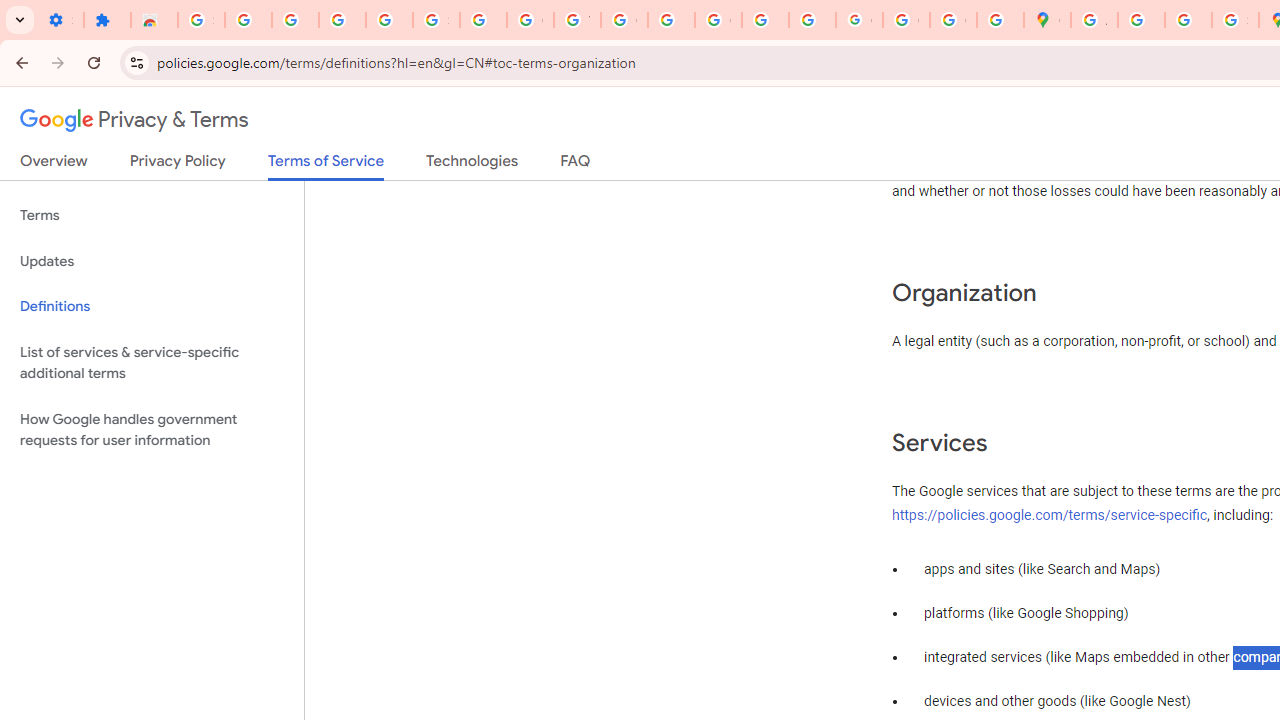 The image size is (1280, 720). Describe the element at coordinates (134, 120) in the screenshot. I see `'Privacy & Terms'` at that location.